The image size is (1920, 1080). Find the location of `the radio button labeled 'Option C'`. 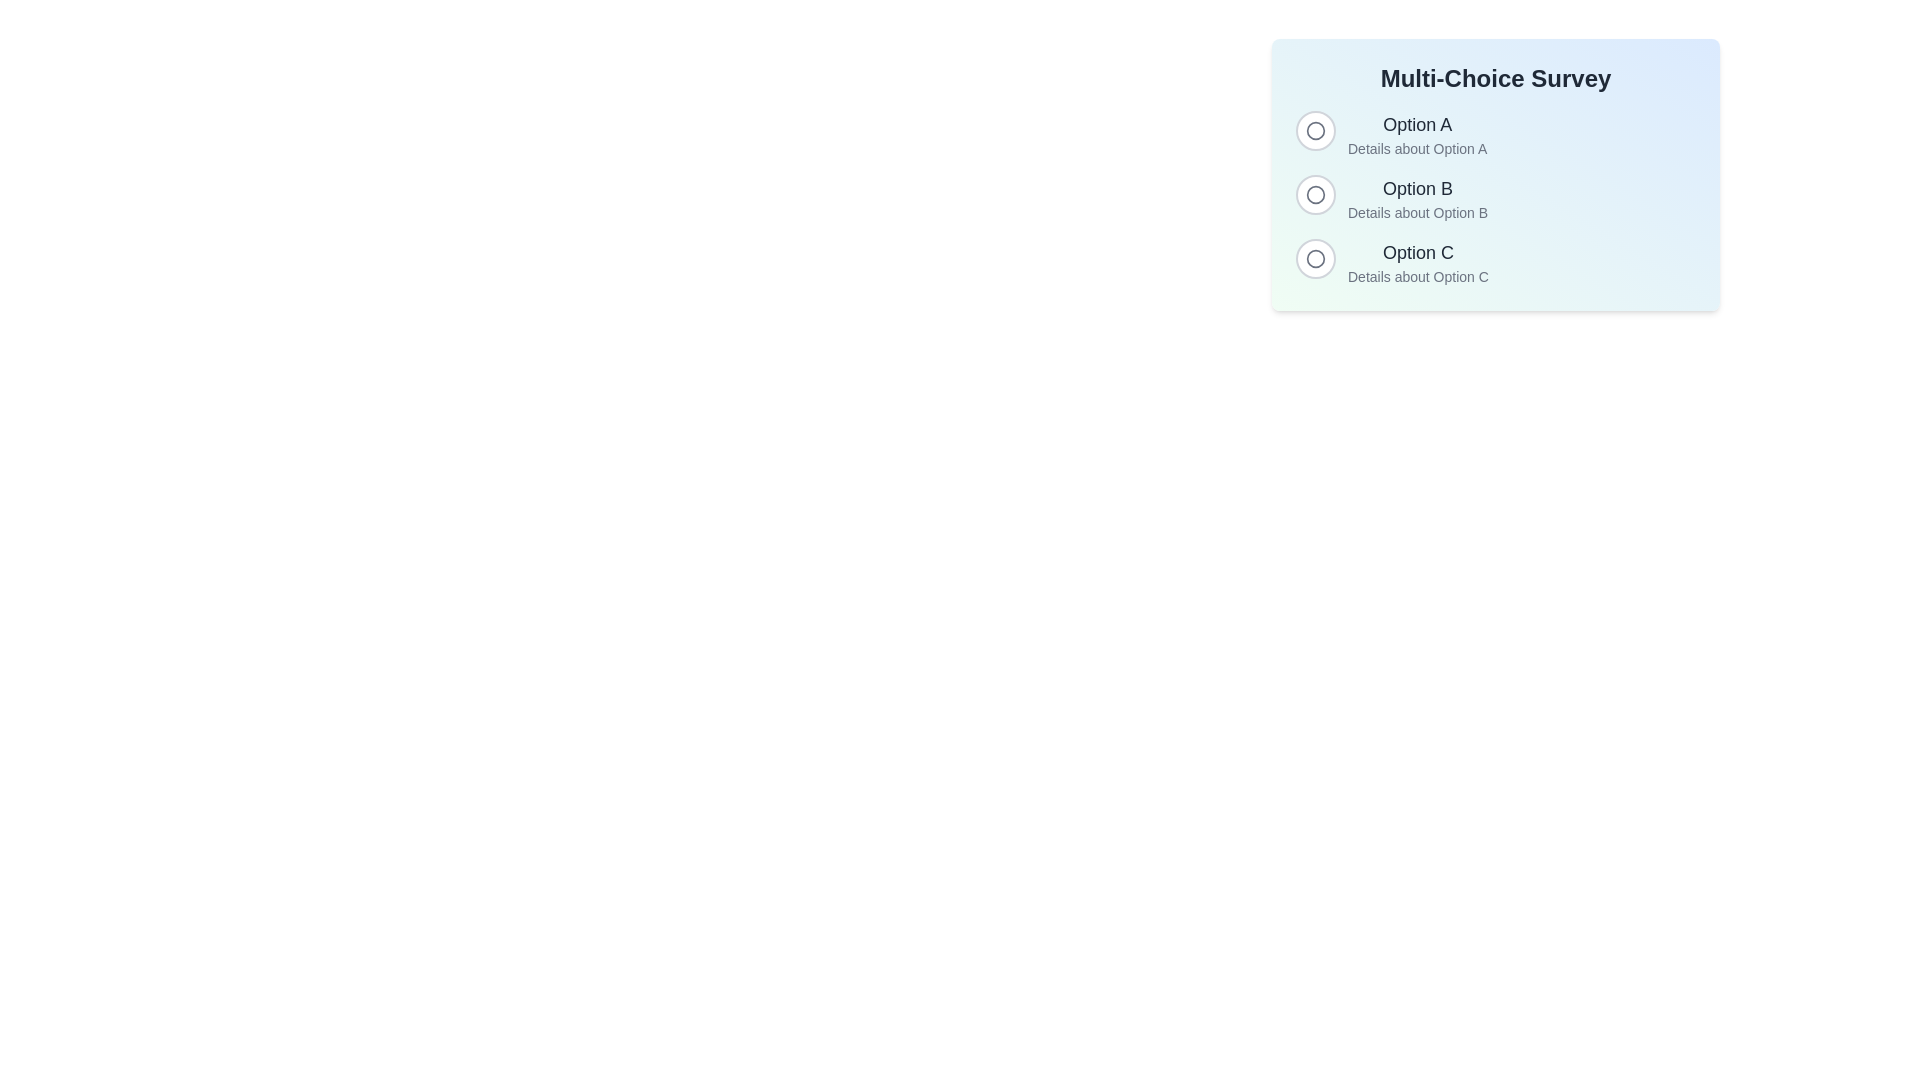

the radio button labeled 'Option C' is located at coordinates (1496, 261).